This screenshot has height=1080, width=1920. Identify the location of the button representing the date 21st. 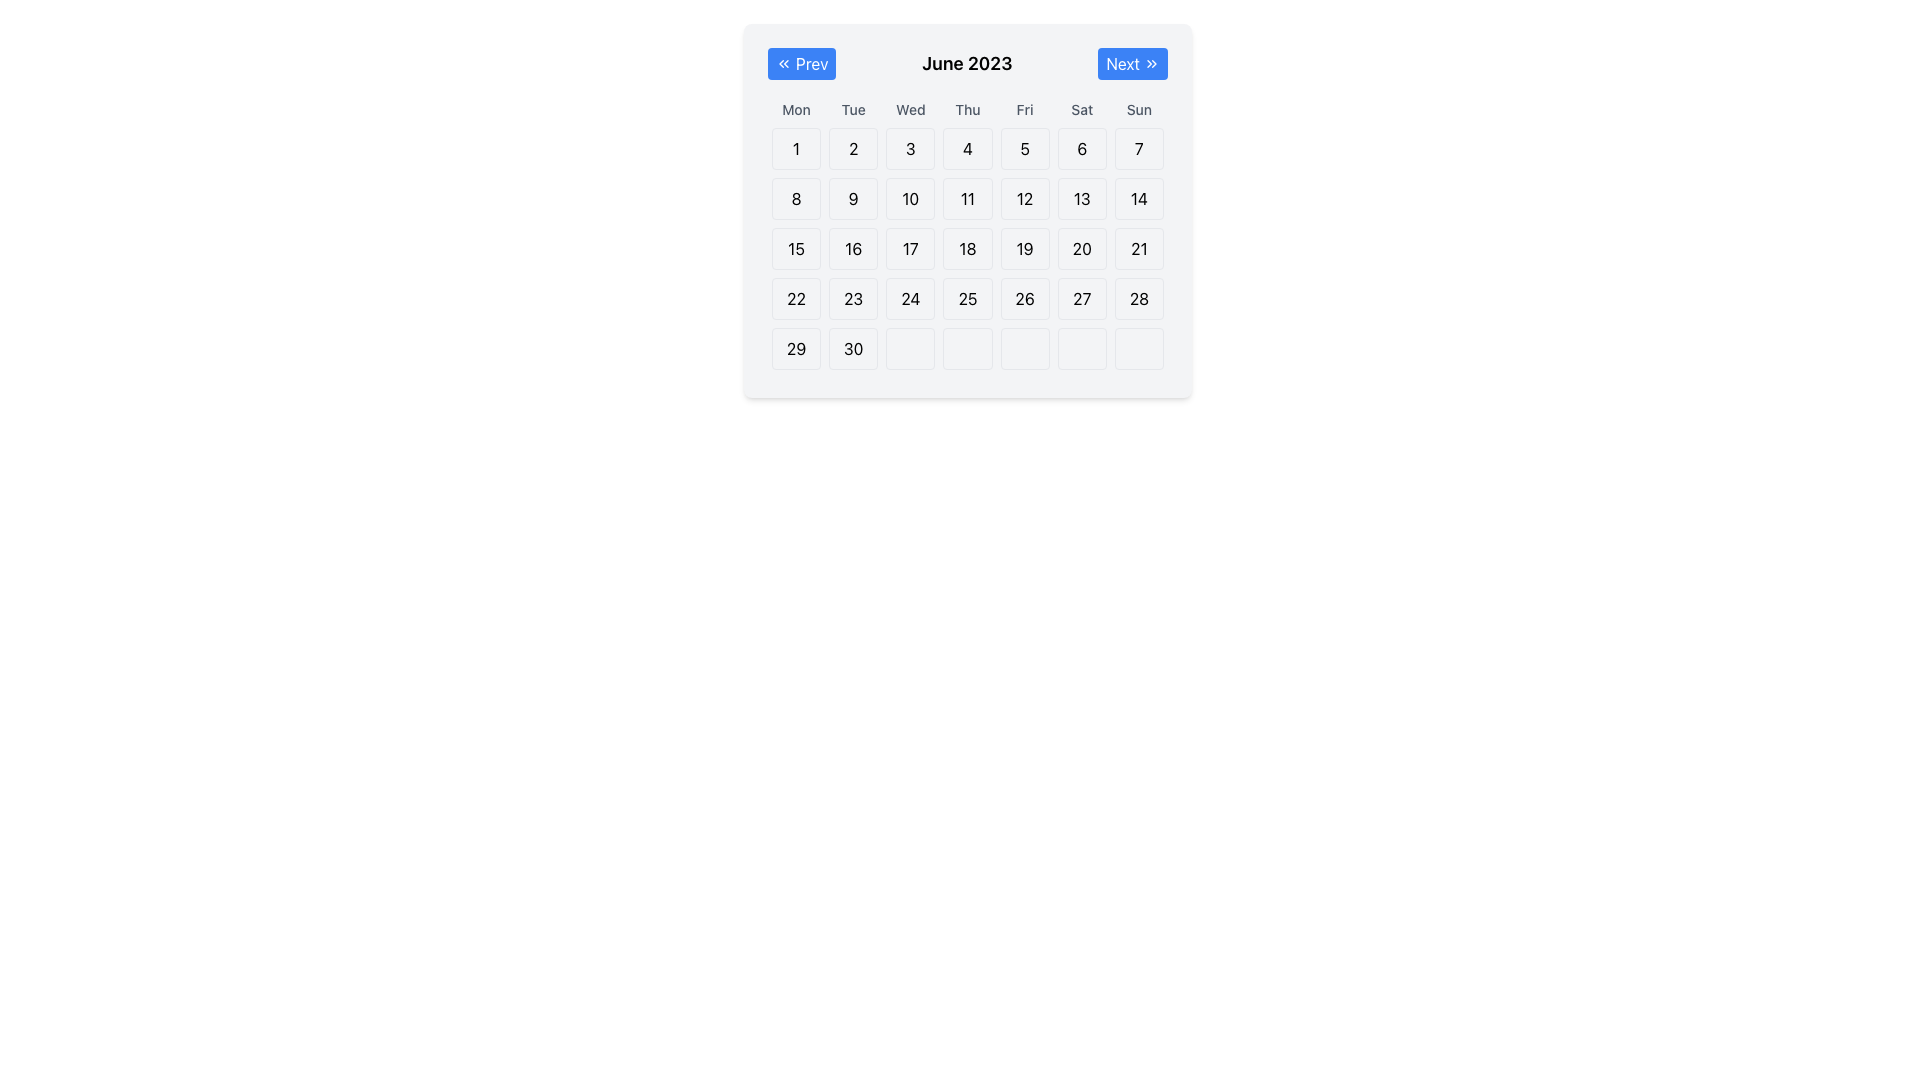
(1139, 248).